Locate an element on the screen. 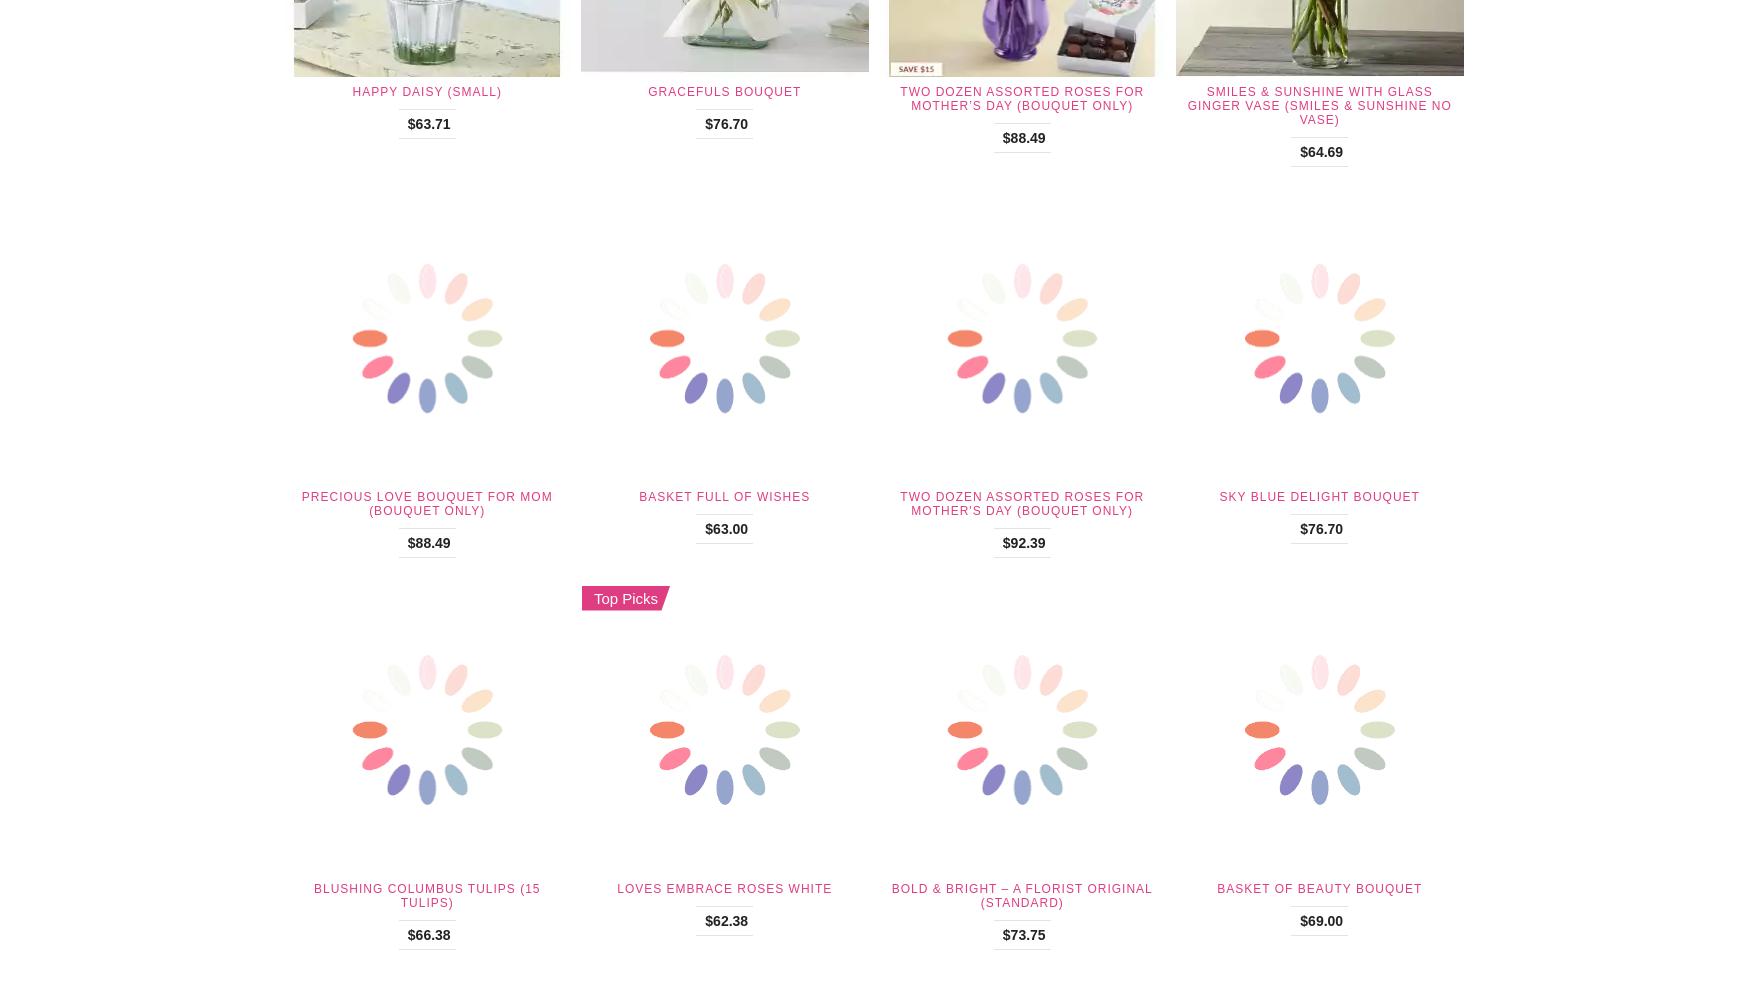 This screenshot has width=1750, height=1002. 'Precious Love Bouquet for Mom (Bouquet Only)' is located at coordinates (425, 504).